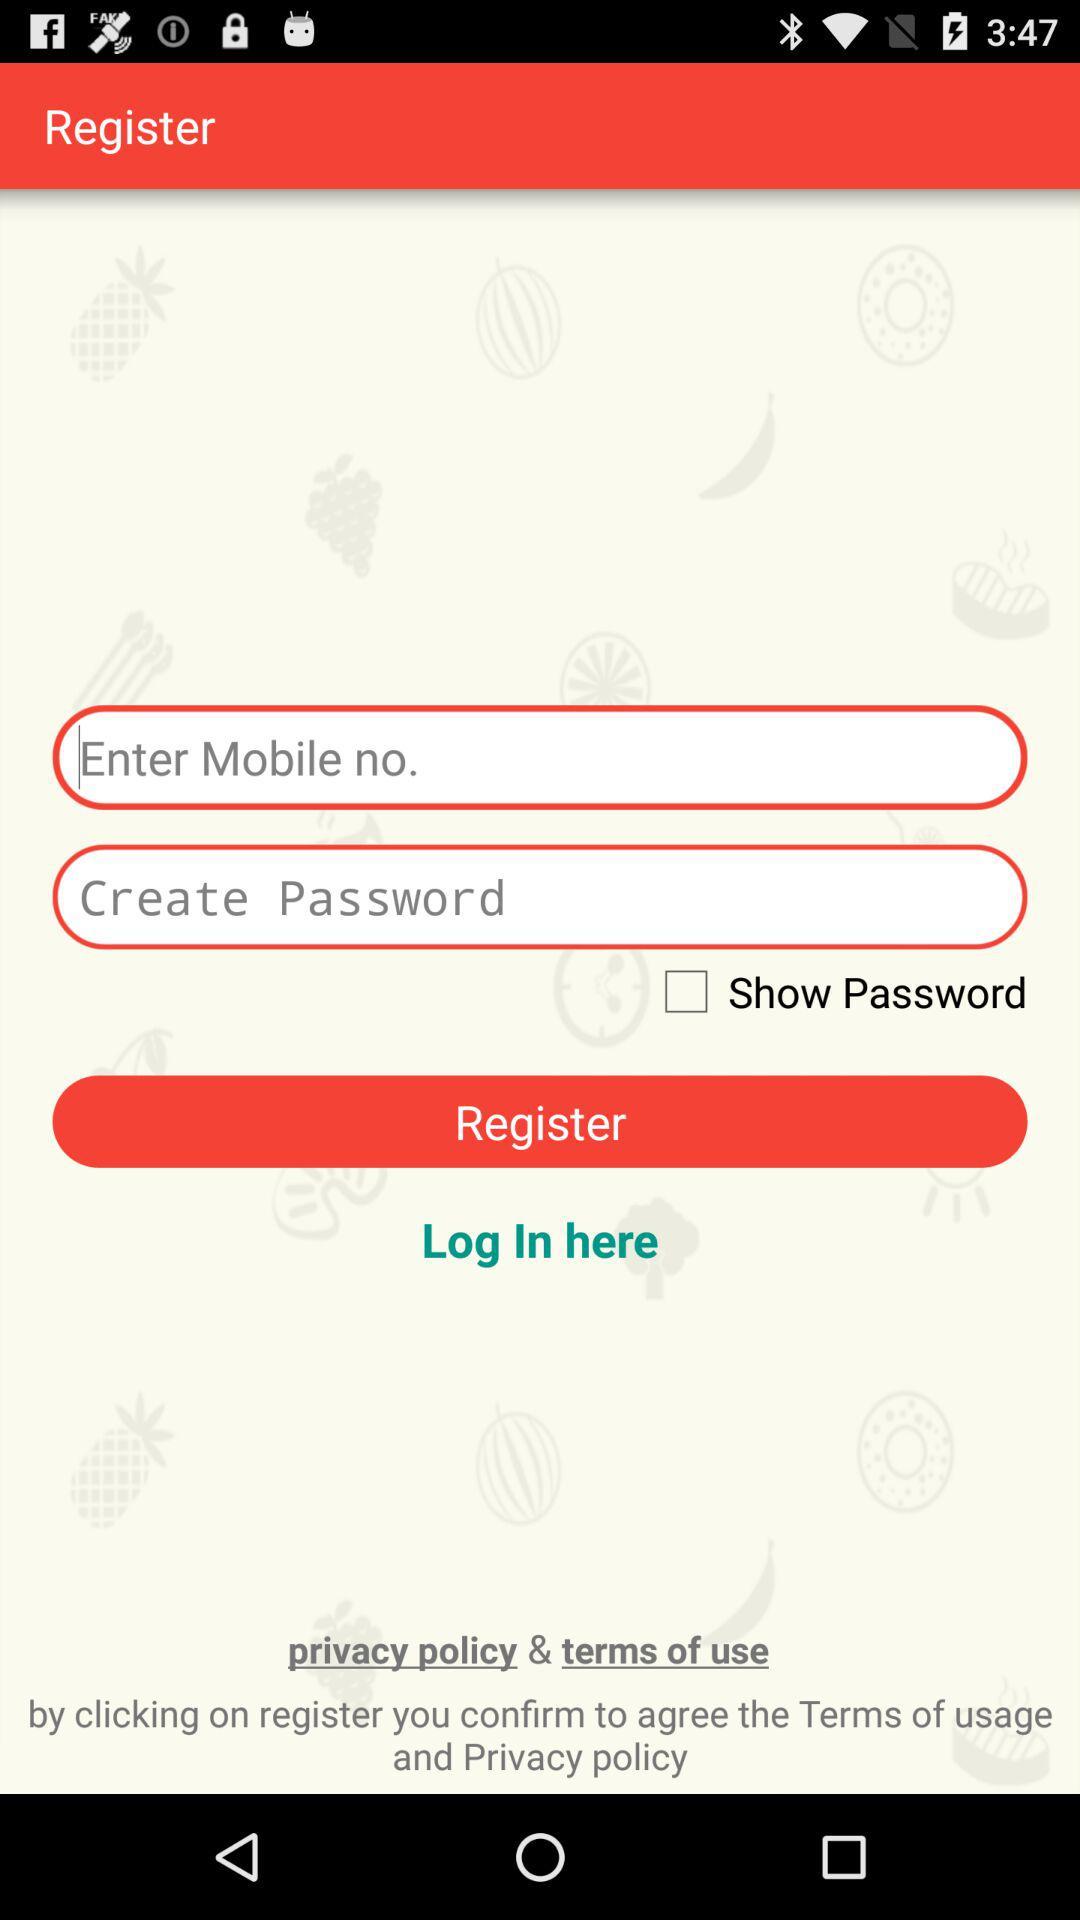  Describe the element at coordinates (540, 896) in the screenshot. I see `put in password` at that location.